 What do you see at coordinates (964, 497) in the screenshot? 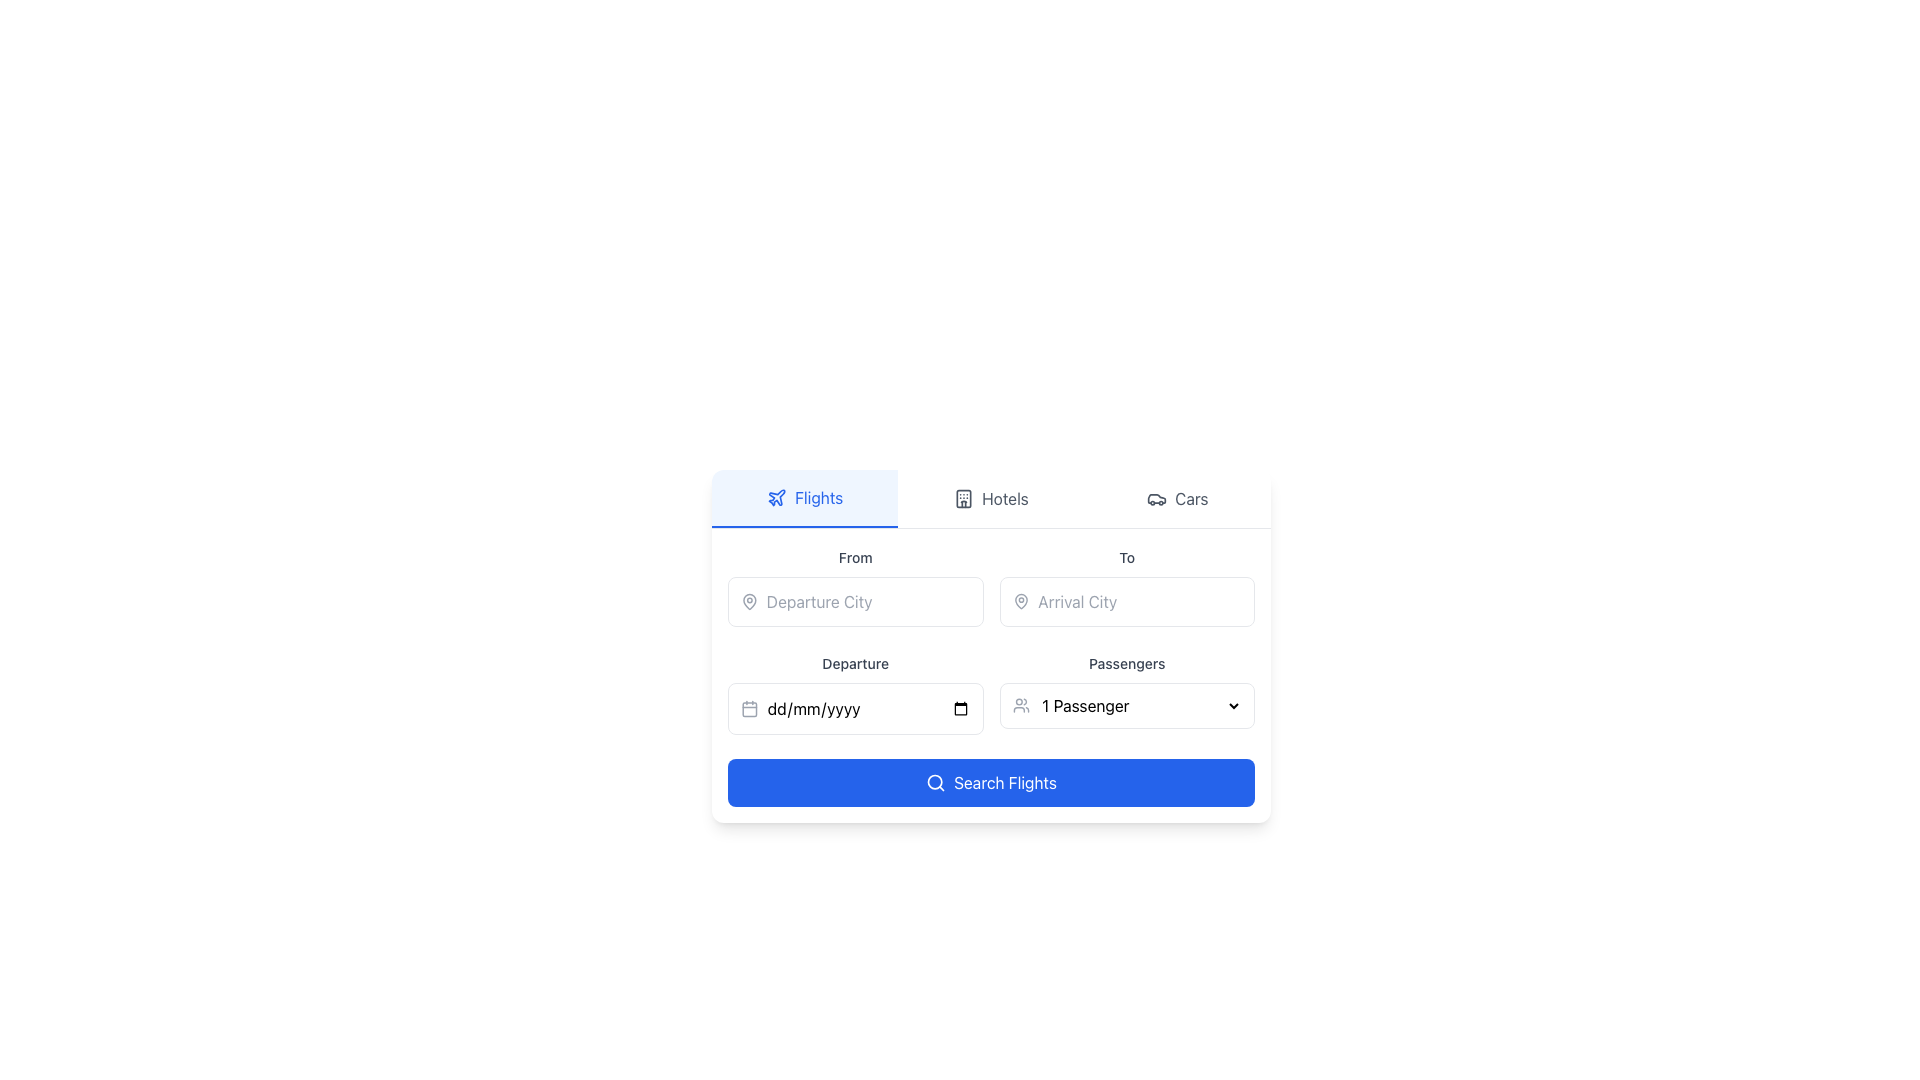
I see `the Icon component representing a hotel within the 'Hotels' tab, which is a minimalistic rectangular element with rounded corners` at bounding box center [964, 497].